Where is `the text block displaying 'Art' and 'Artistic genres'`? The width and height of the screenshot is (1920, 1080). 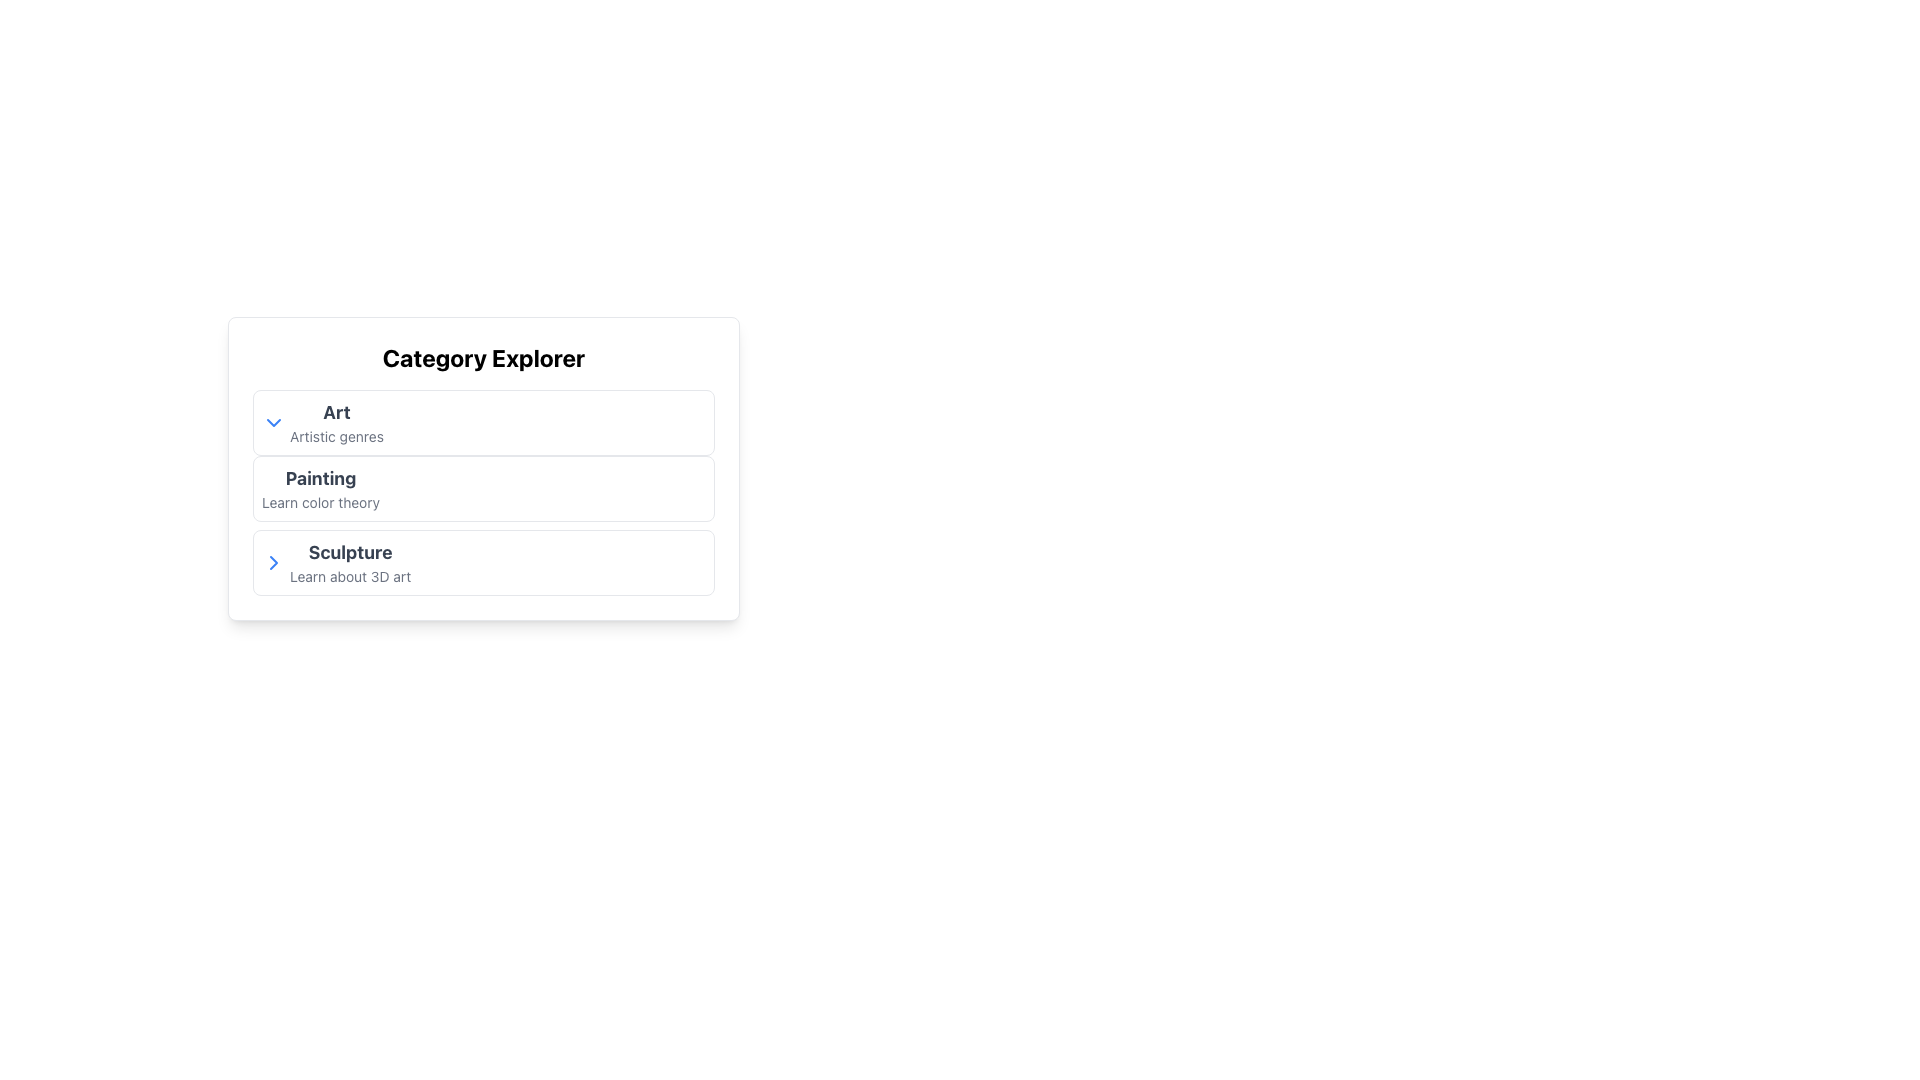 the text block displaying 'Art' and 'Artistic genres' is located at coordinates (336, 422).